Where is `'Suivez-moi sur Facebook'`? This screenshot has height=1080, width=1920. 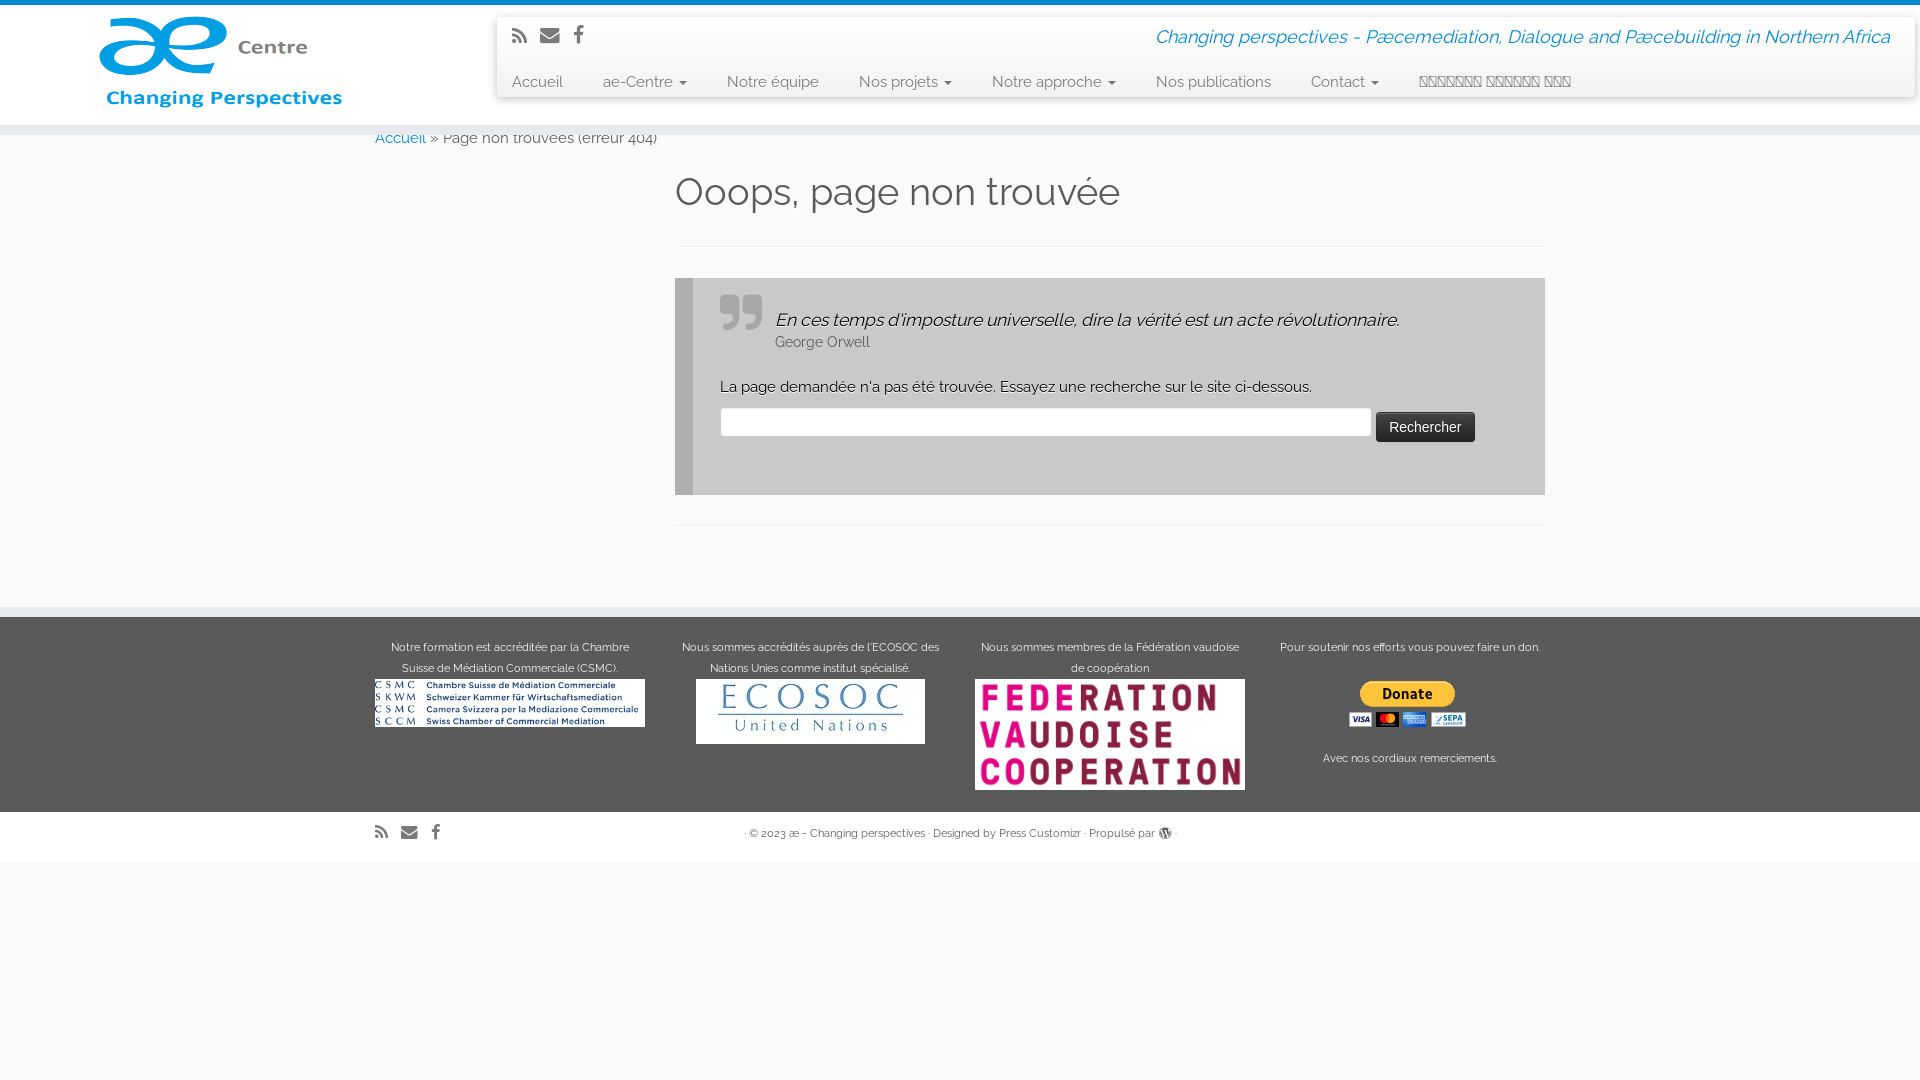 'Suivez-moi sur Facebook' is located at coordinates (584, 35).